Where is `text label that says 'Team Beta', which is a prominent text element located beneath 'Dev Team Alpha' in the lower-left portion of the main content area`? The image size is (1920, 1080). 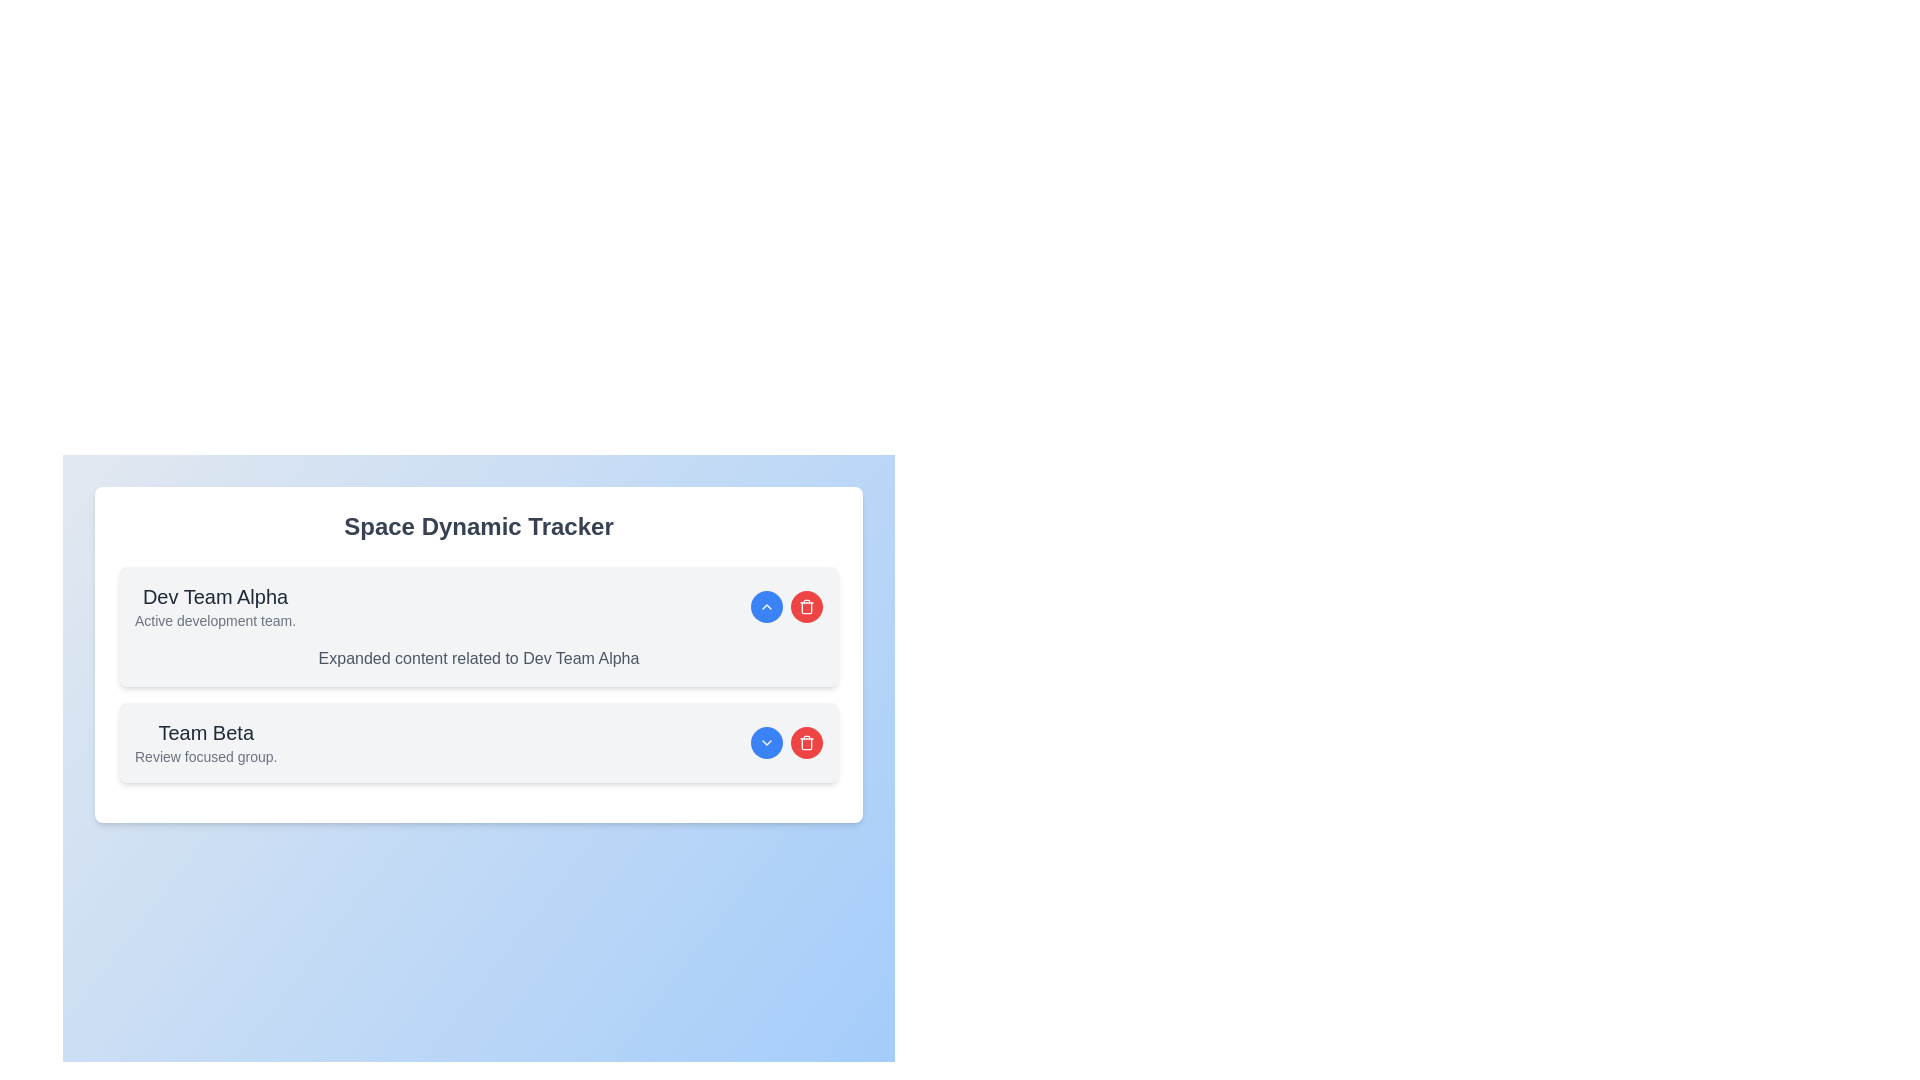 text label that says 'Team Beta', which is a prominent text element located beneath 'Dev Team Alpha' in the lower-left portion of the main content area is located at coordinates (206, 732).